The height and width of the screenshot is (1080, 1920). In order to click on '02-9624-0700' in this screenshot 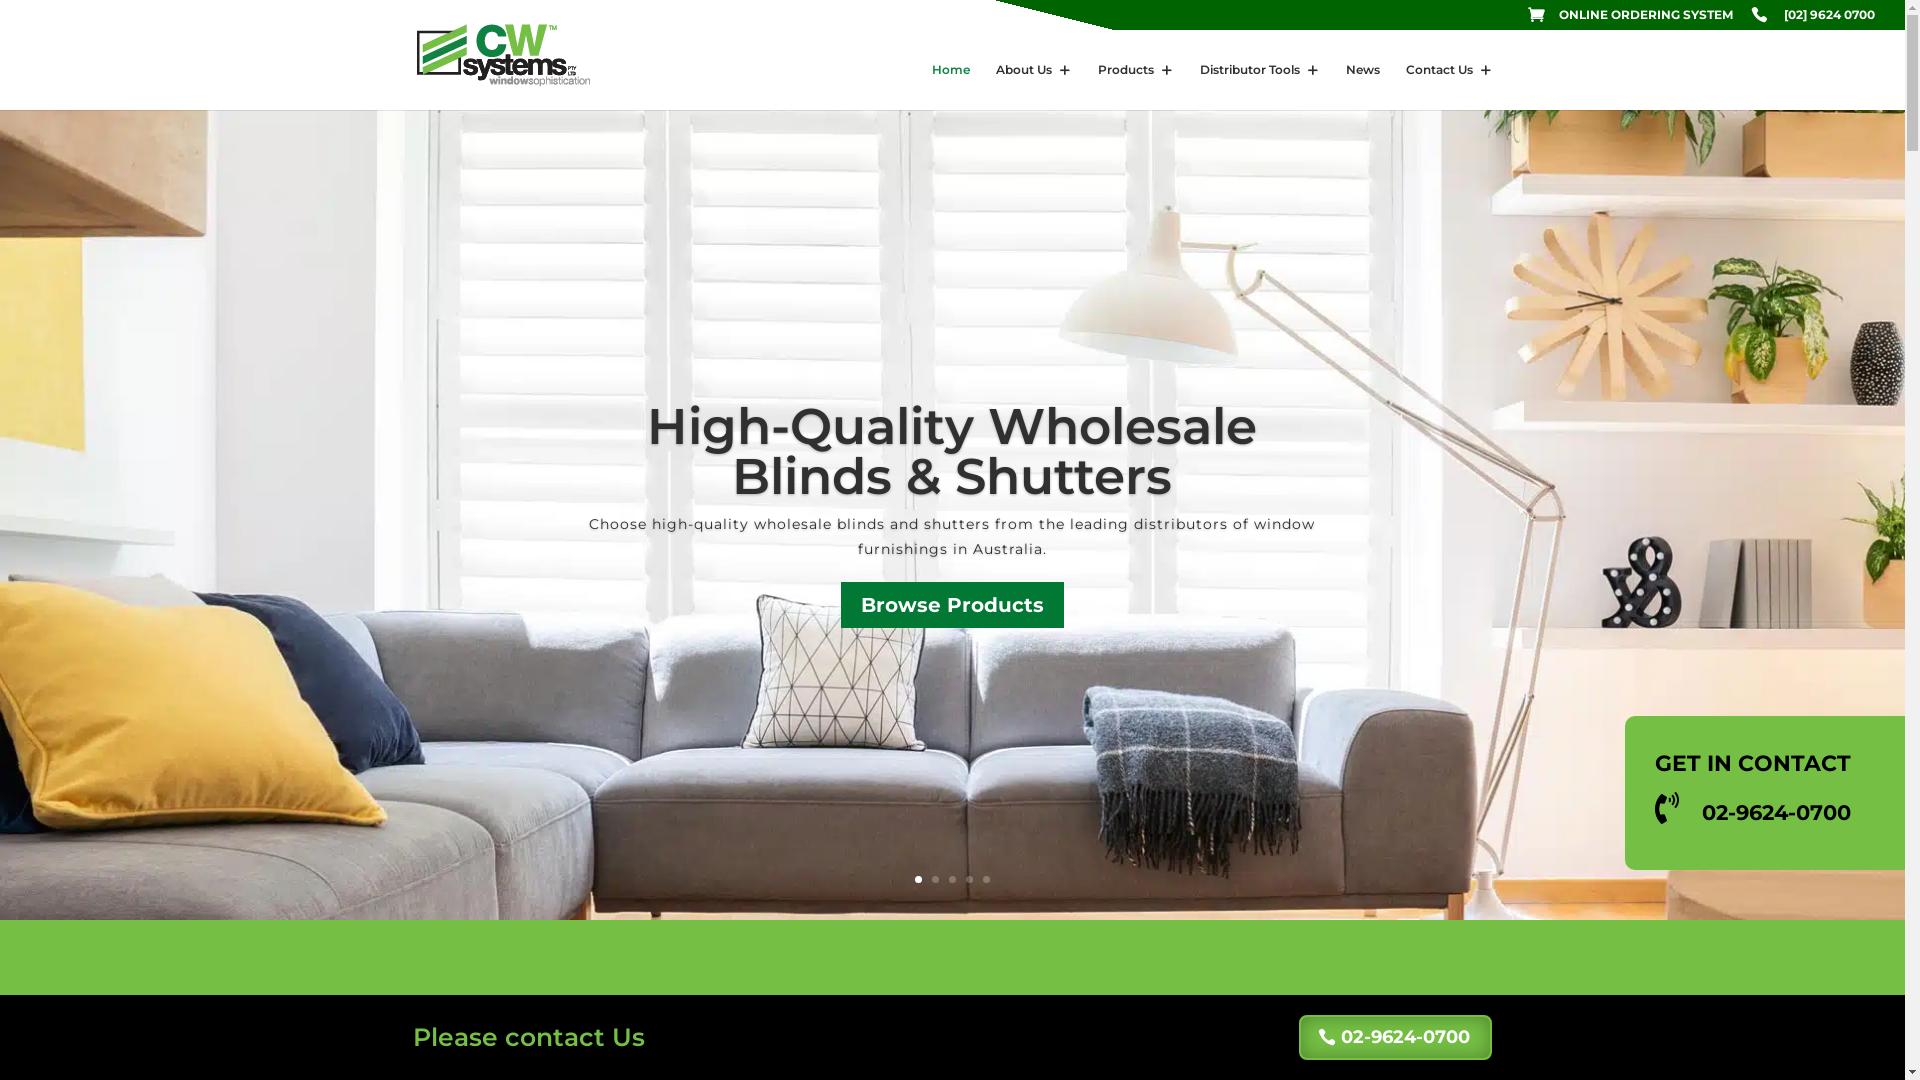, I will do `click(1394, 1036)`.